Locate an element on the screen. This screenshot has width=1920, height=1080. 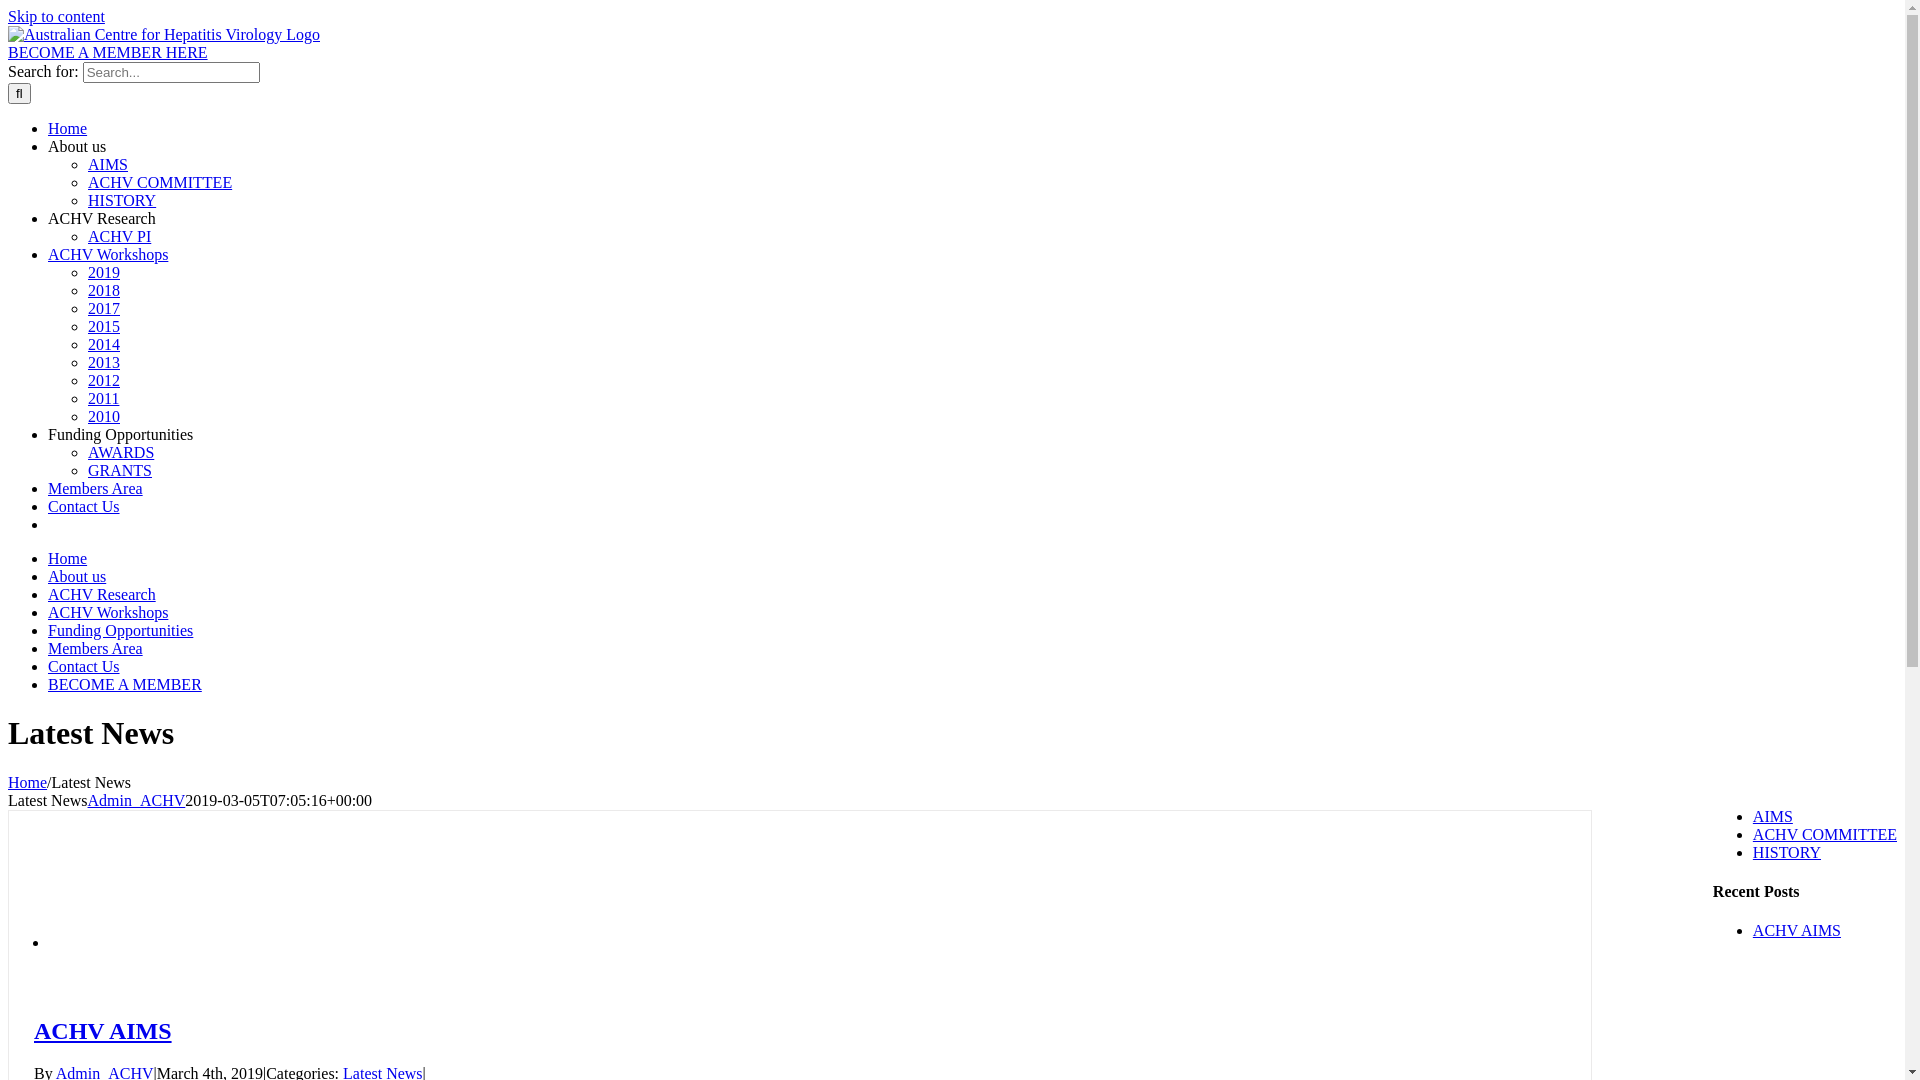
'Home' is located at coordinates (67, 128).